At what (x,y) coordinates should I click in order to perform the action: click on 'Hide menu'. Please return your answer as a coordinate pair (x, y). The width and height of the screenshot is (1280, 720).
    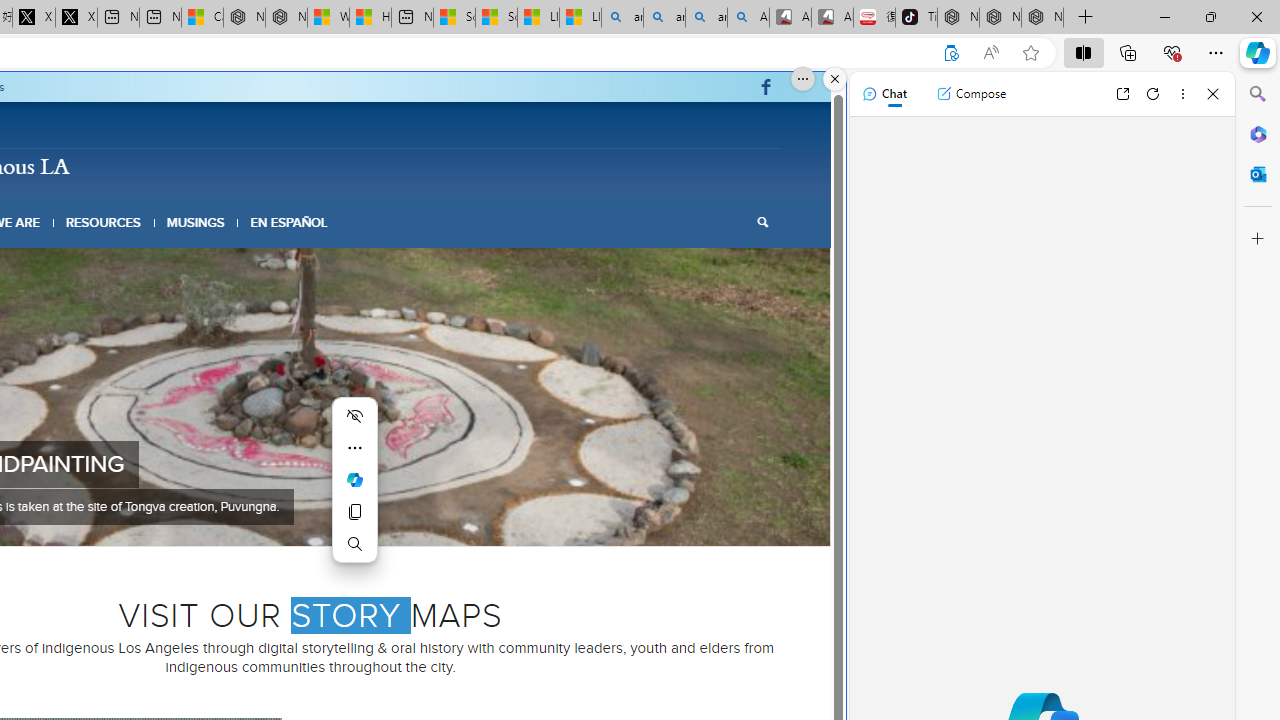
    Looking at the image, I should click on (355, 415).